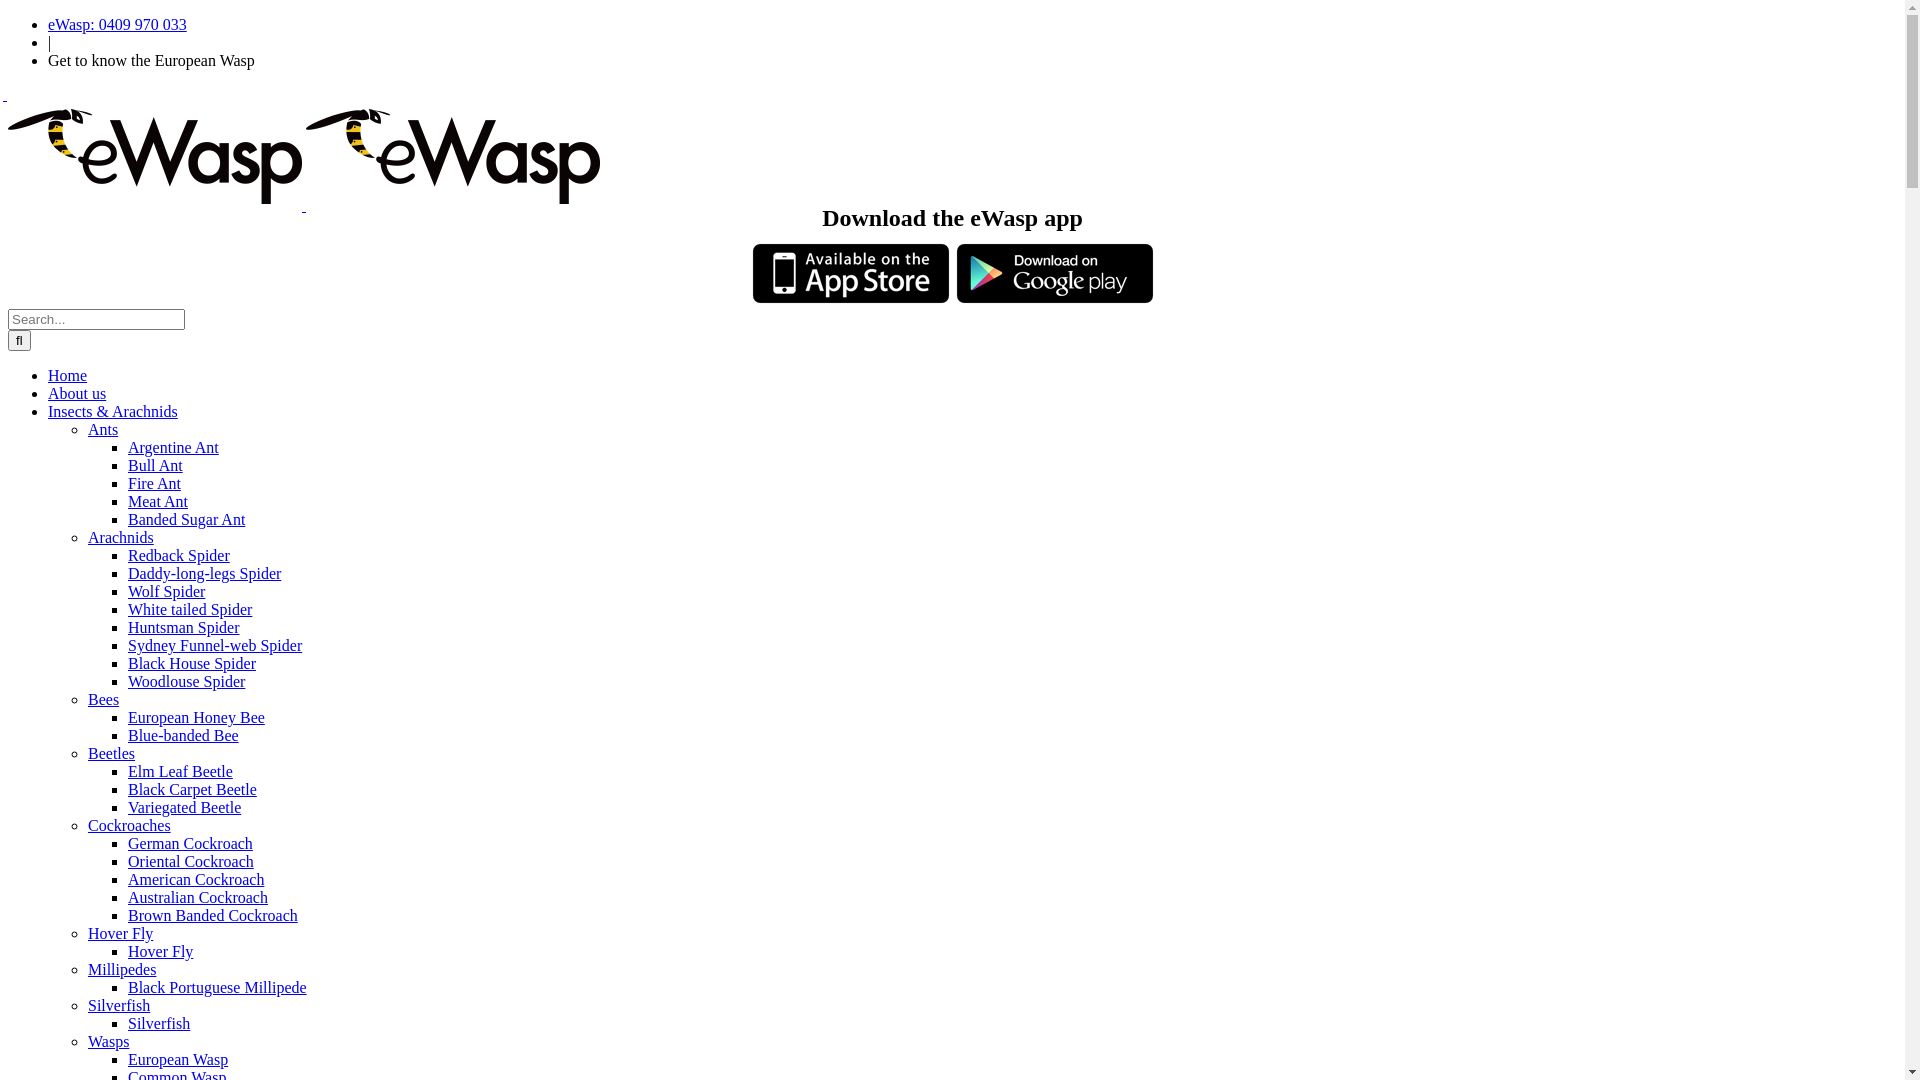 The image size is (1920, 1080). What do you see at coordinates (217, 986) in the screenshot?
I see `'Black Portuguese Millipede'` at bounding box center [217, 986].